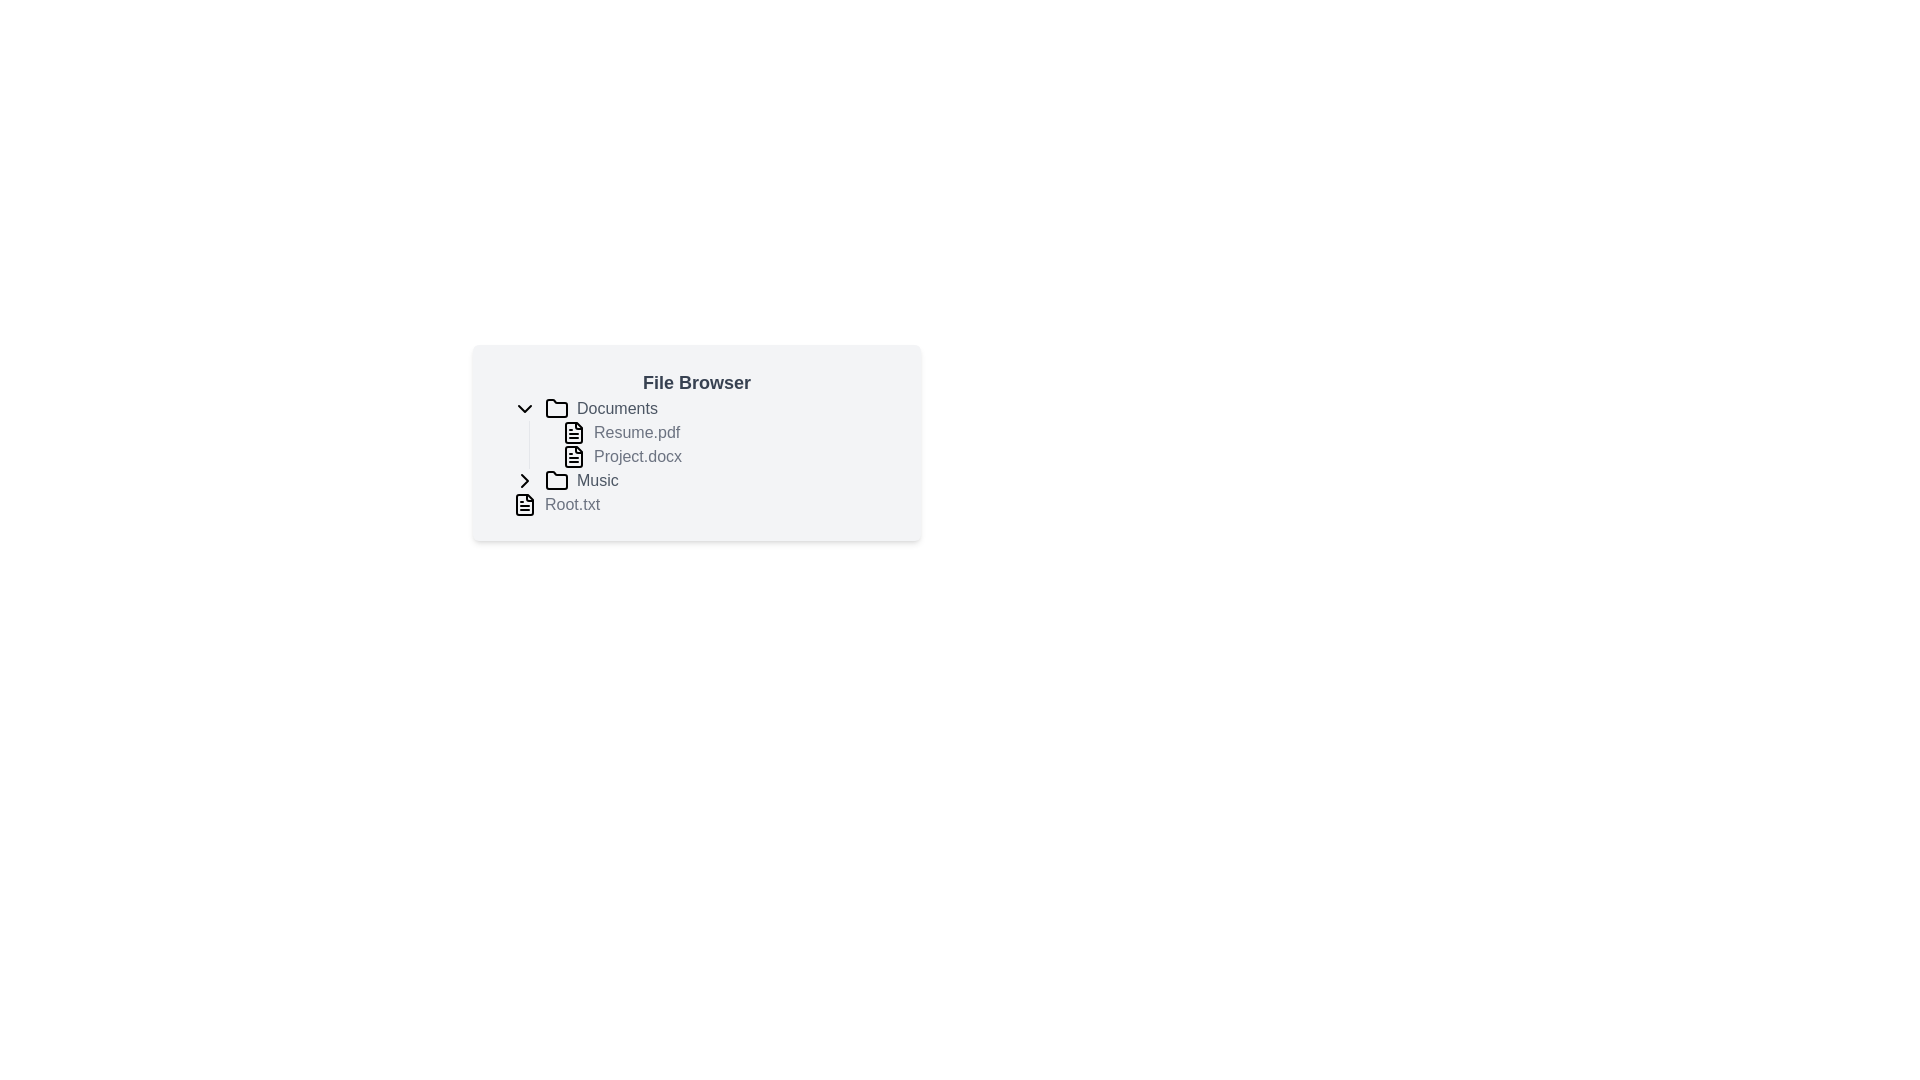 This screenshot has width=1920, height=1080. What do you see at coordinates (573, 431) in the screenshot?
I see `the SVG icon representing a document with a folded corner, located to the left of the text 'Resume.pdf'` at bounding box center [573, 431].